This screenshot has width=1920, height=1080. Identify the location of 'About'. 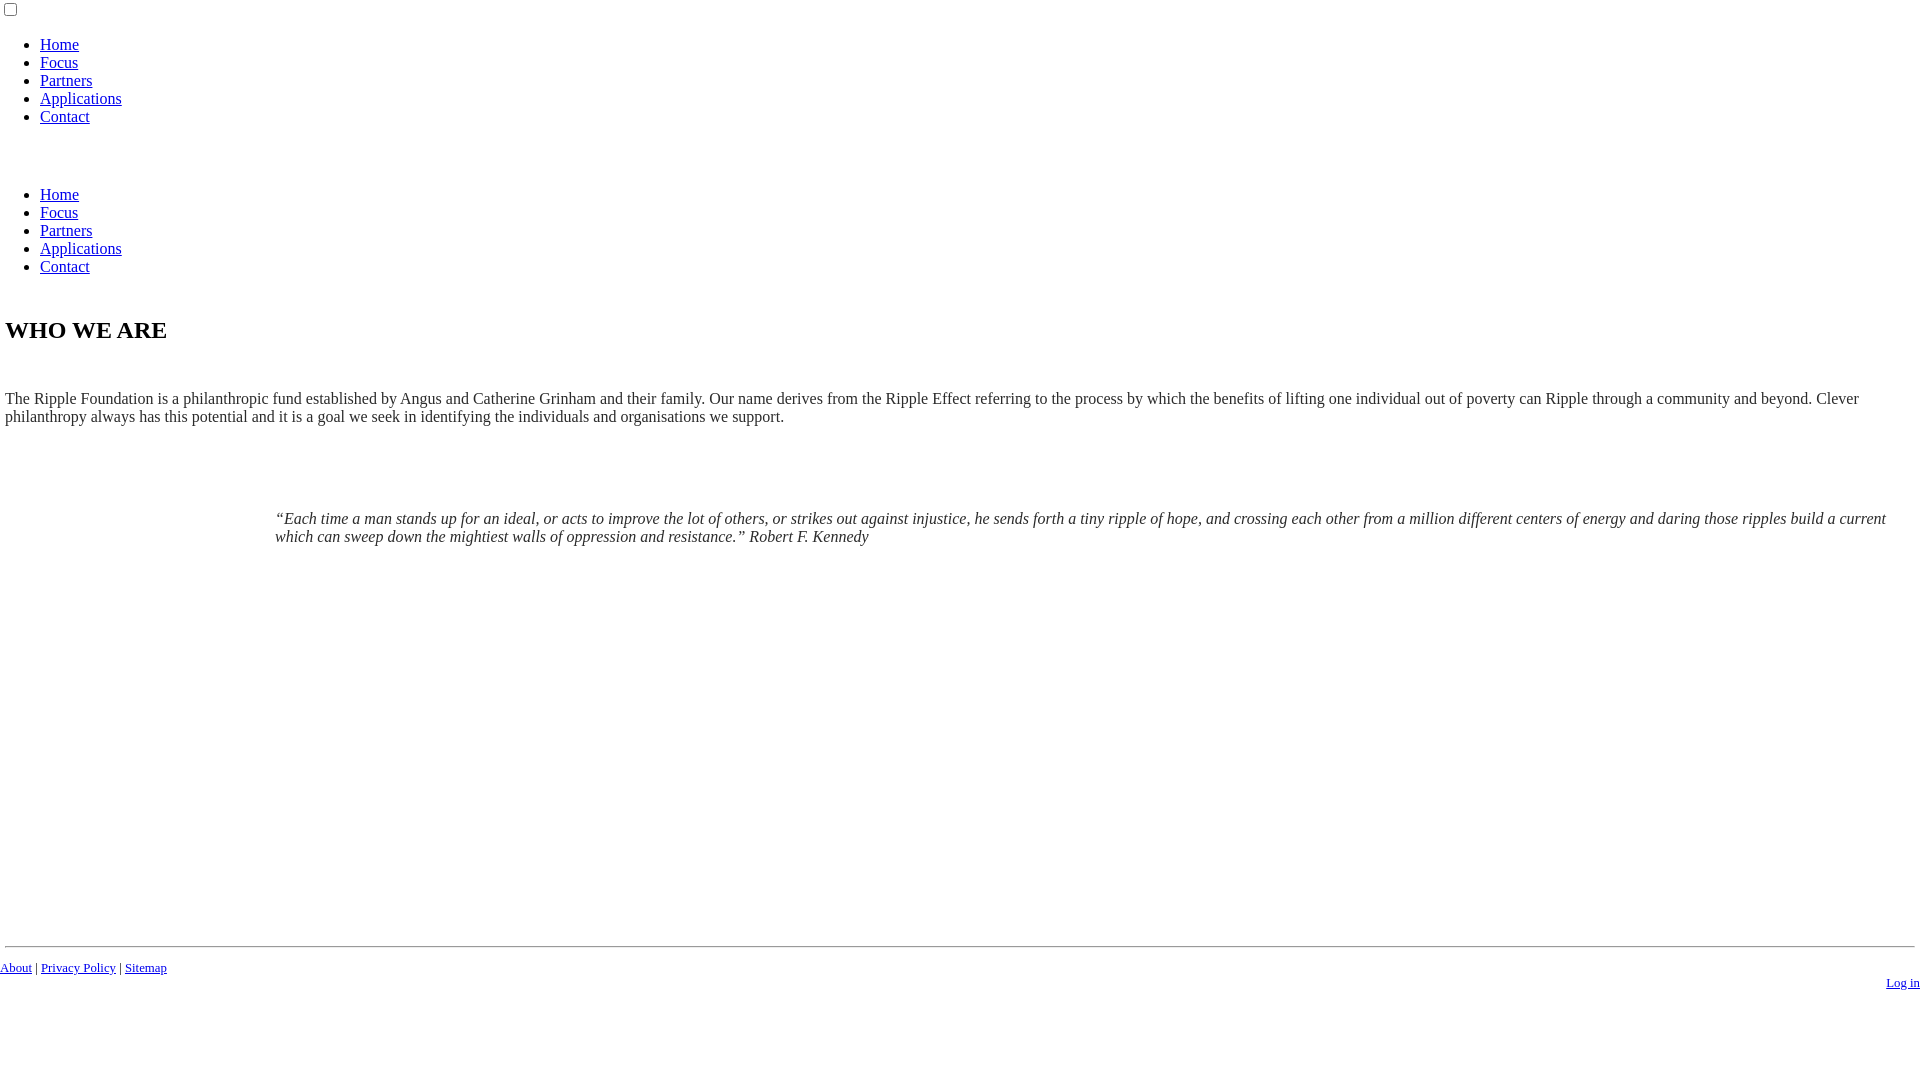
(15, 967).